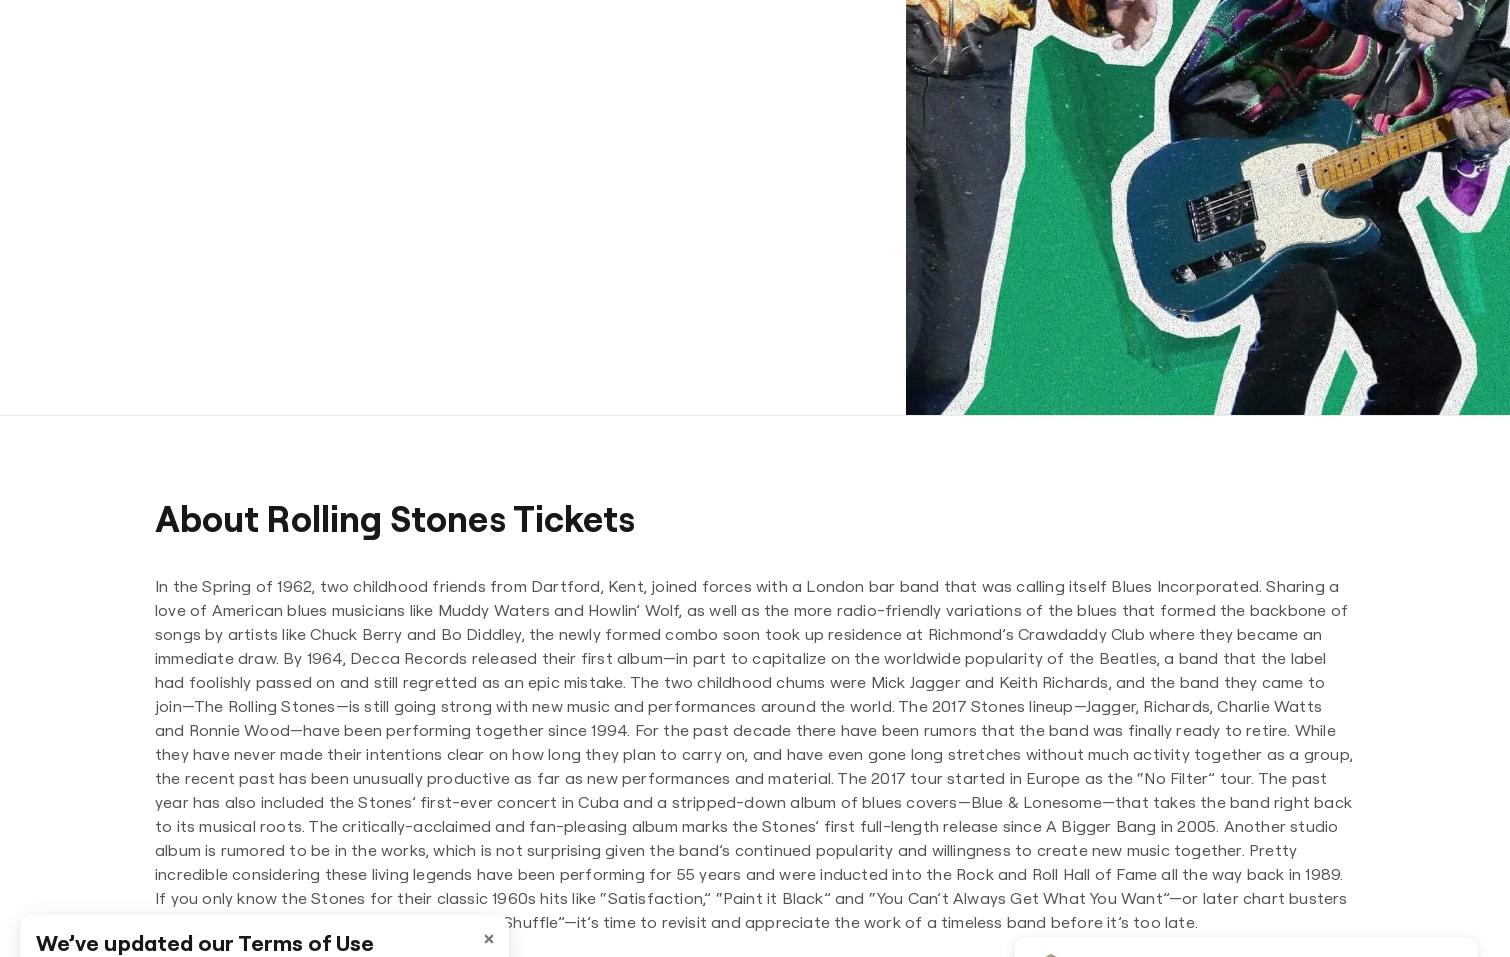  What do you see at coordinates (828, 122) in the screenshot?
I see `'San Francisco Giants'` at bounding box center [828, 122].